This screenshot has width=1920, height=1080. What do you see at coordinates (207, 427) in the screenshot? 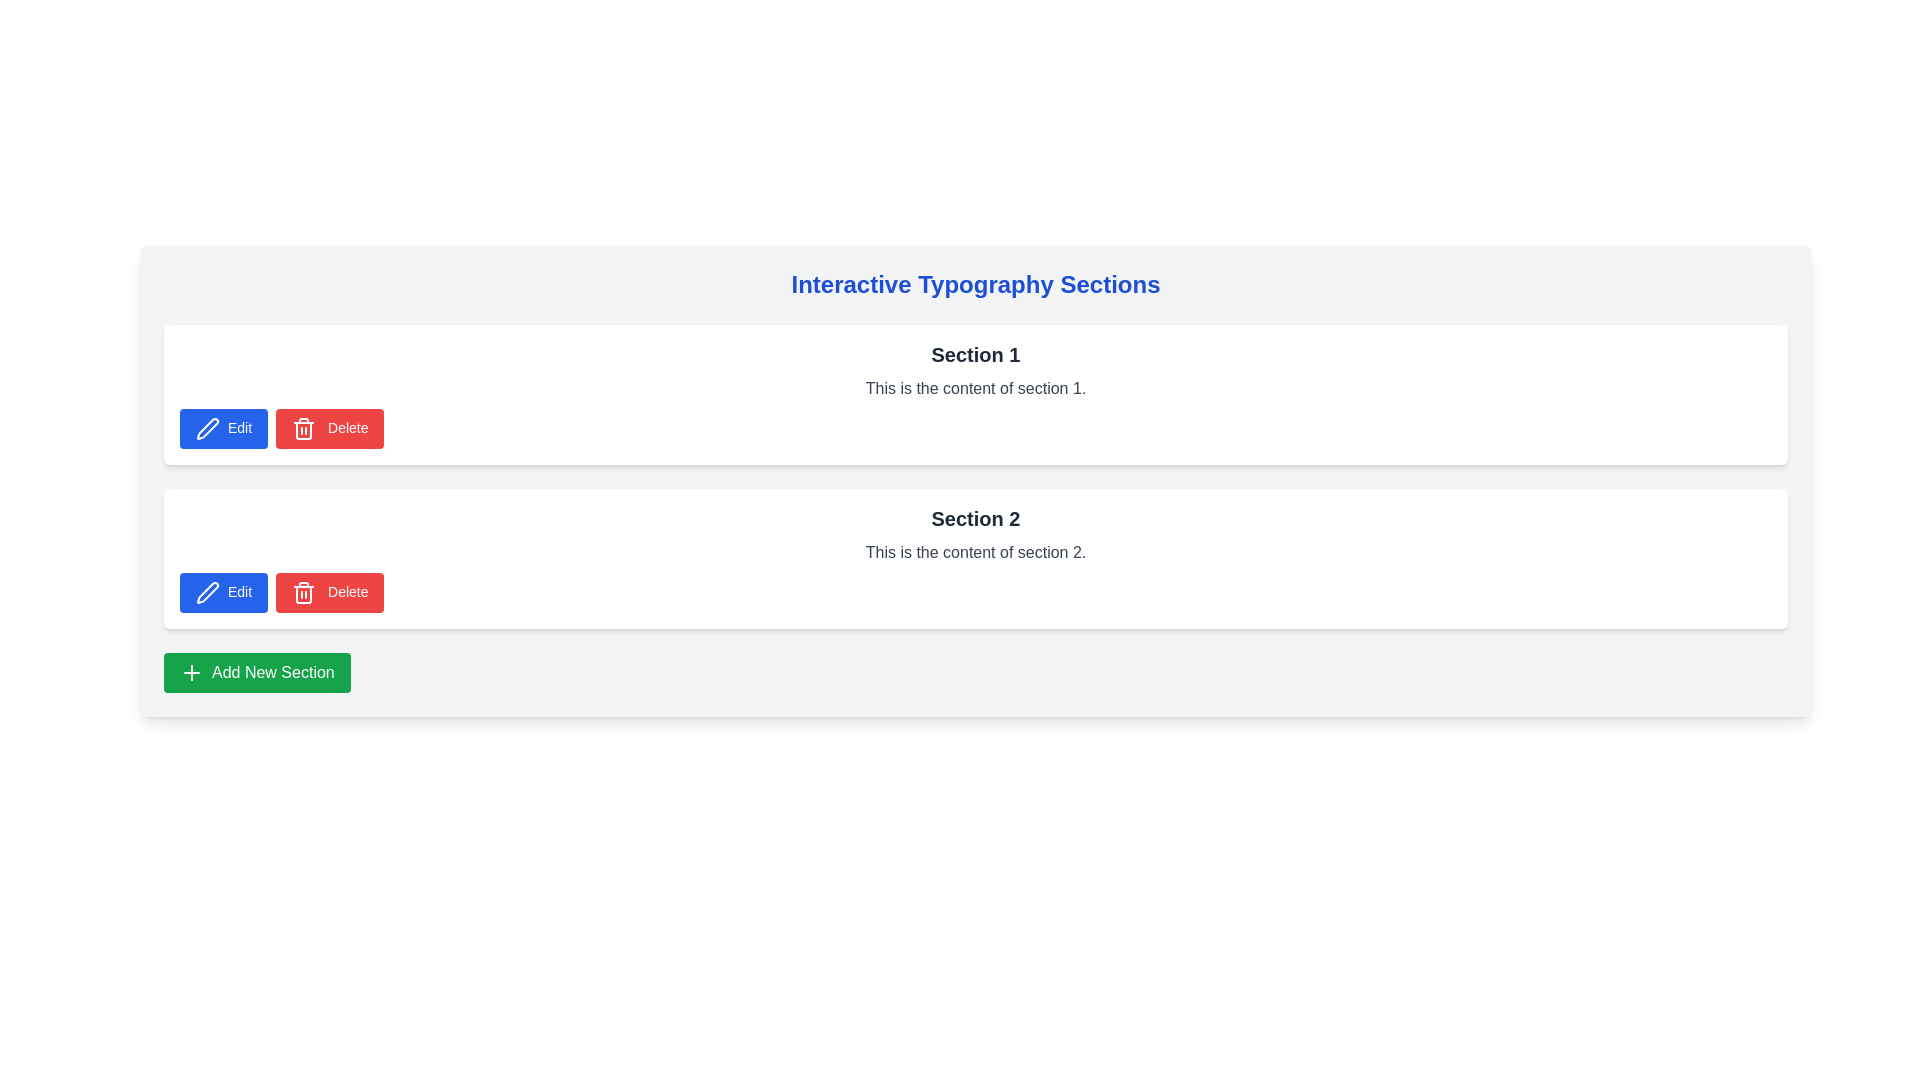
I see `the pen icon embedded within the 'Edit' button located in the top-left corner of the first section's action area` at bounding box center [207, 427].